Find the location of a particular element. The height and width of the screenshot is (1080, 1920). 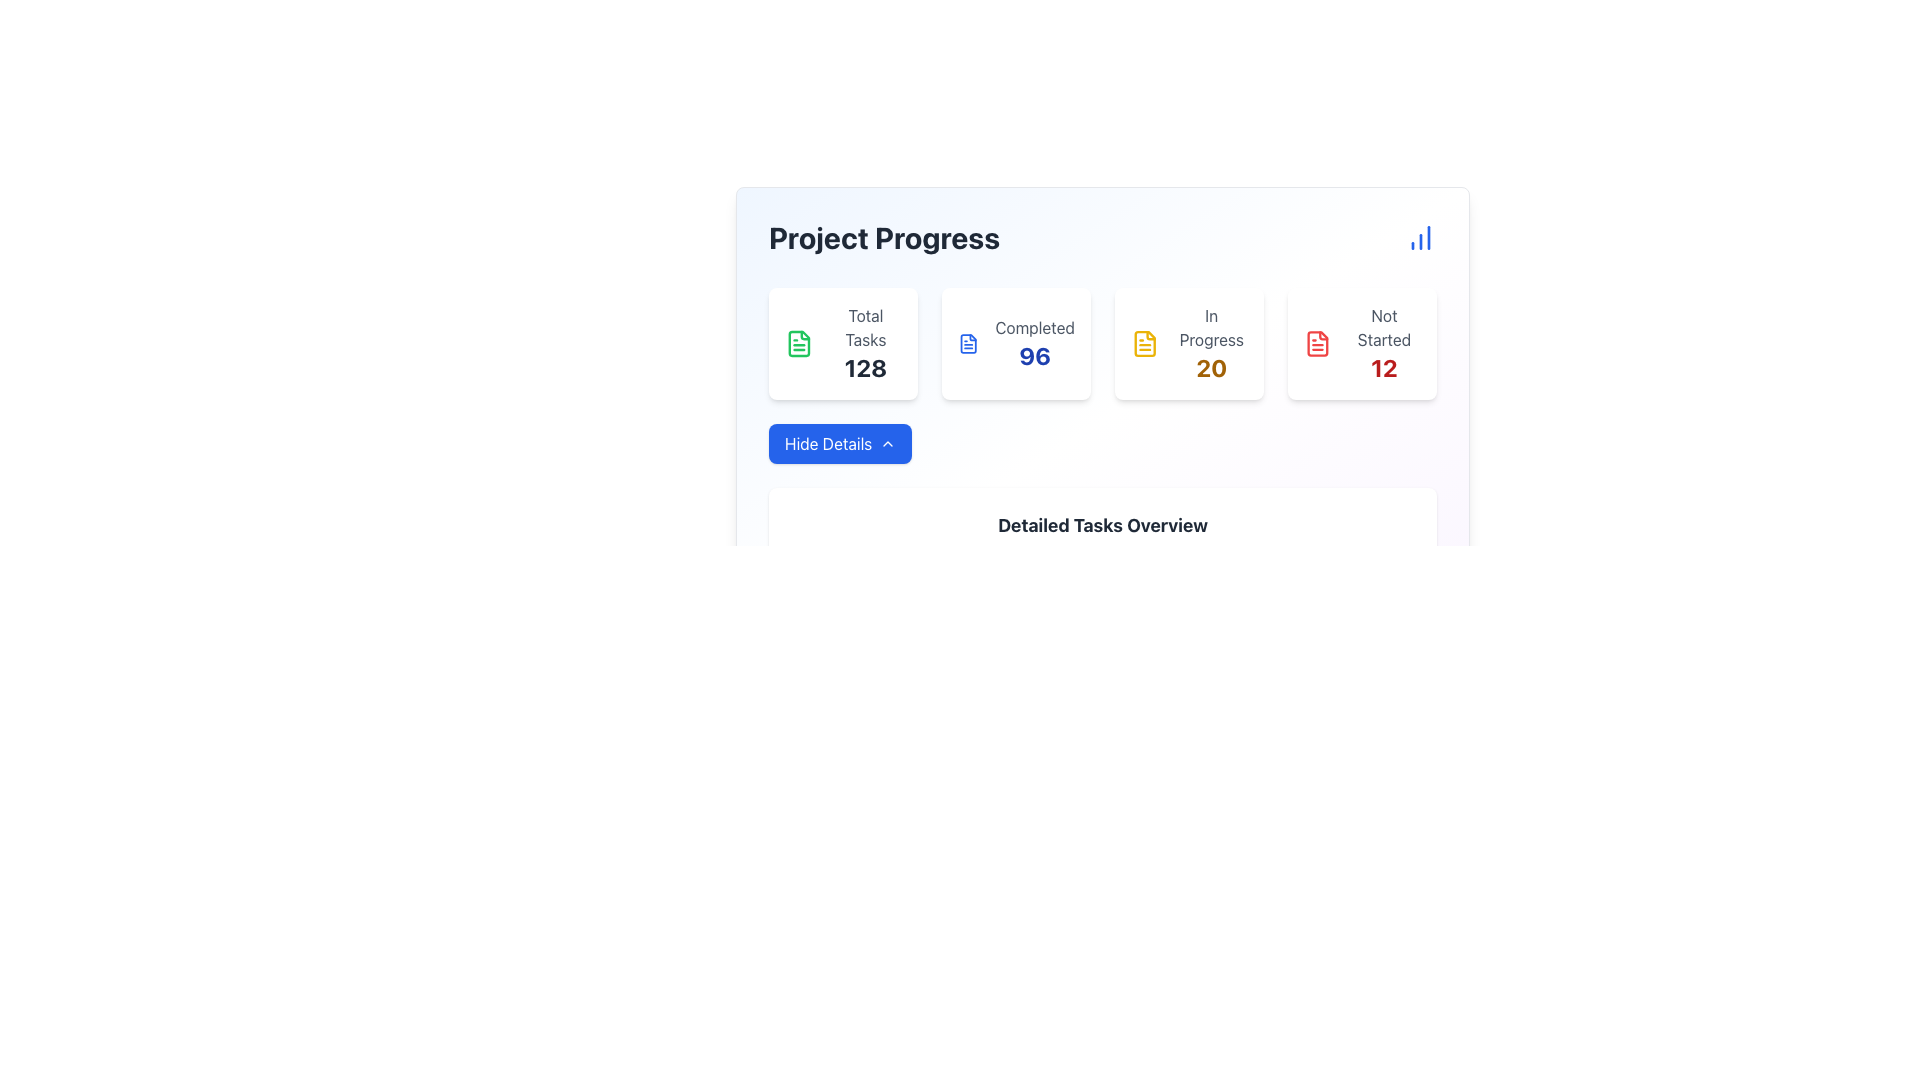

text 'Total Tasks' from the label styled in light gray font, located above the number '128' within the first card in the top-left section of the interface is located at coordinates (865, 326).